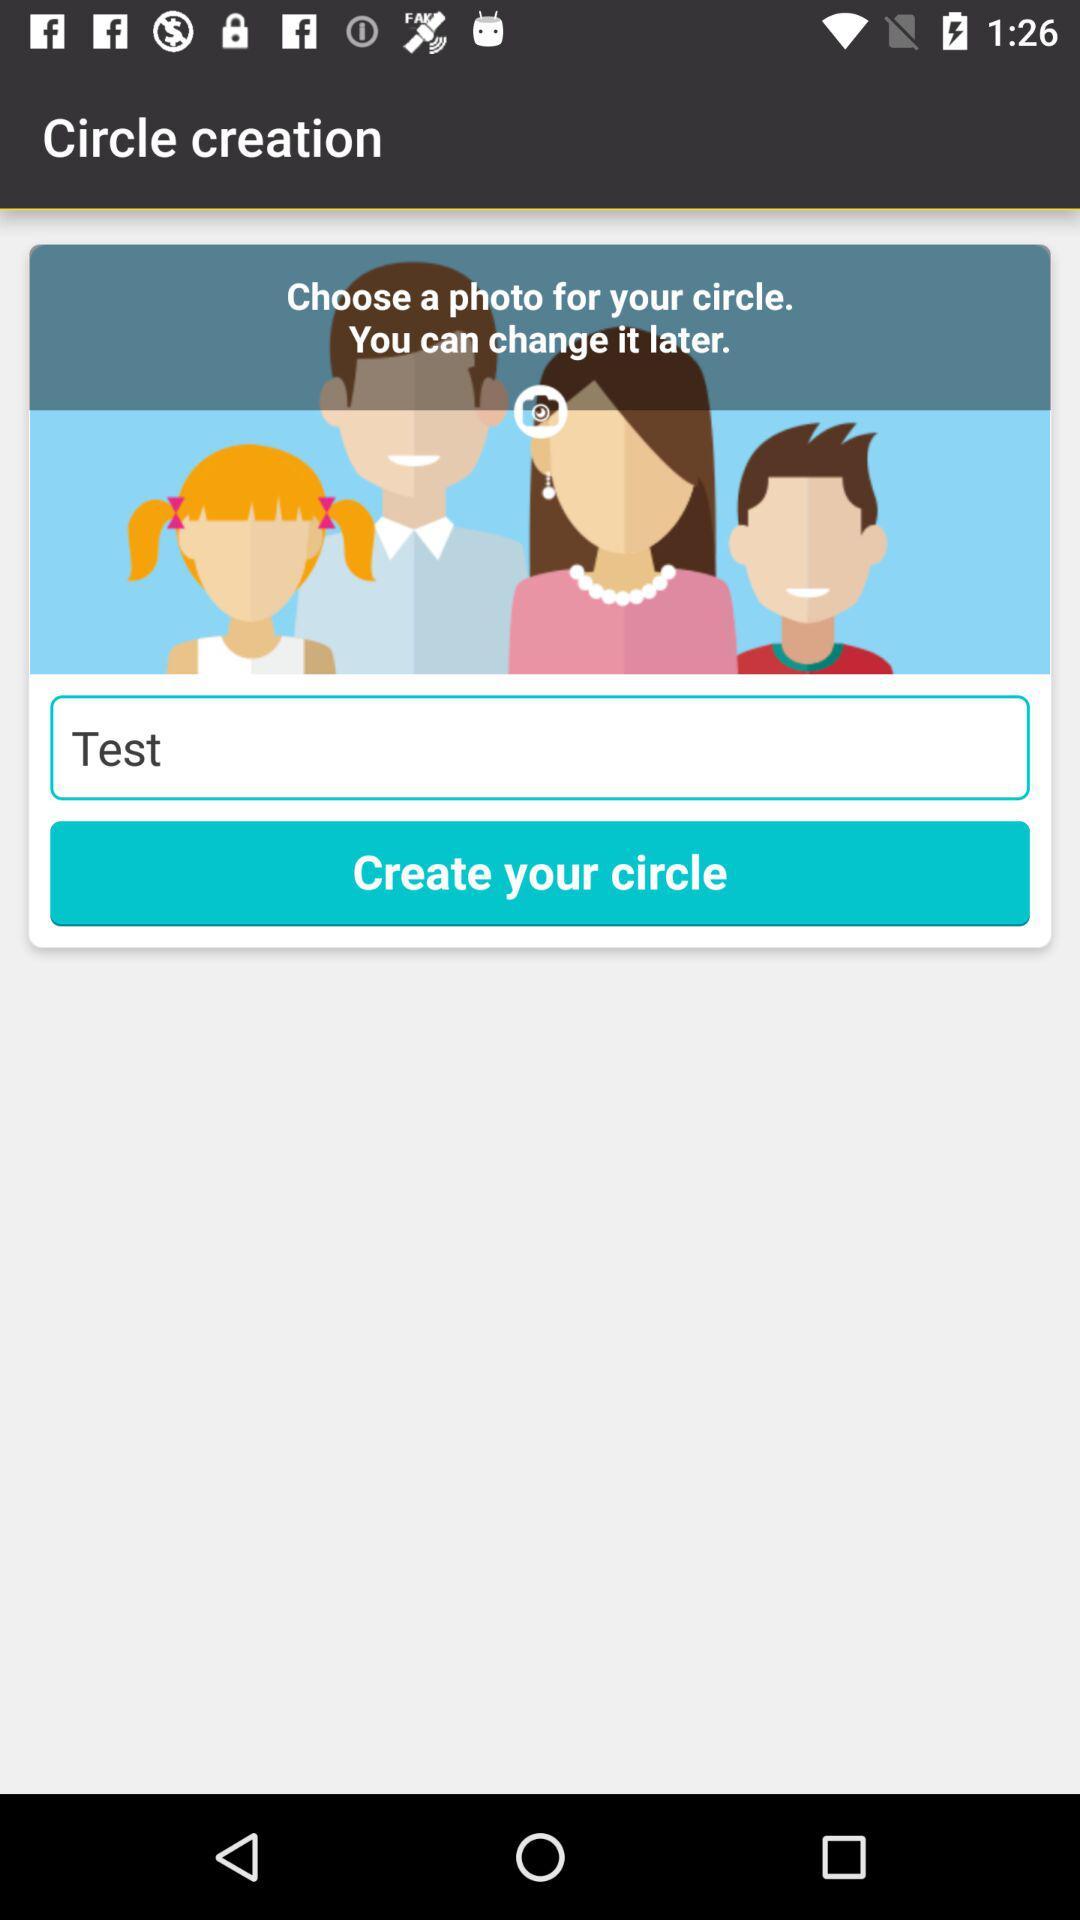 This screenshot has height=1920, width=1080. I want to click on a photo, so click(540, 458).